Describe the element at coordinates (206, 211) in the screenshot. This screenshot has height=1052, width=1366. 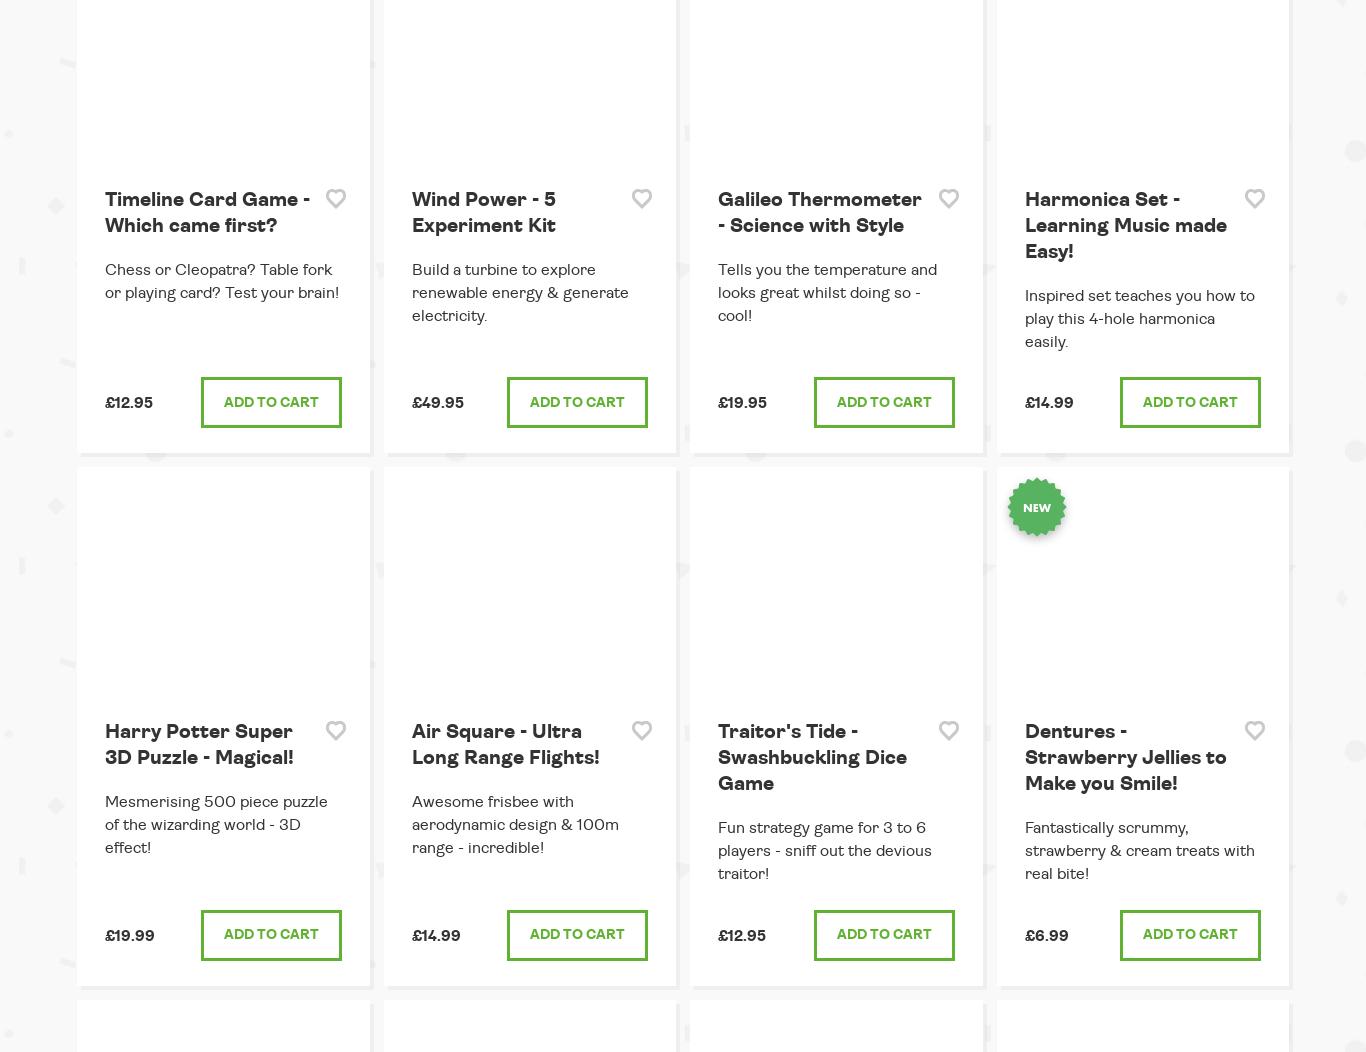
I see `'Timeline Card Game - Which came first?'` at that location.